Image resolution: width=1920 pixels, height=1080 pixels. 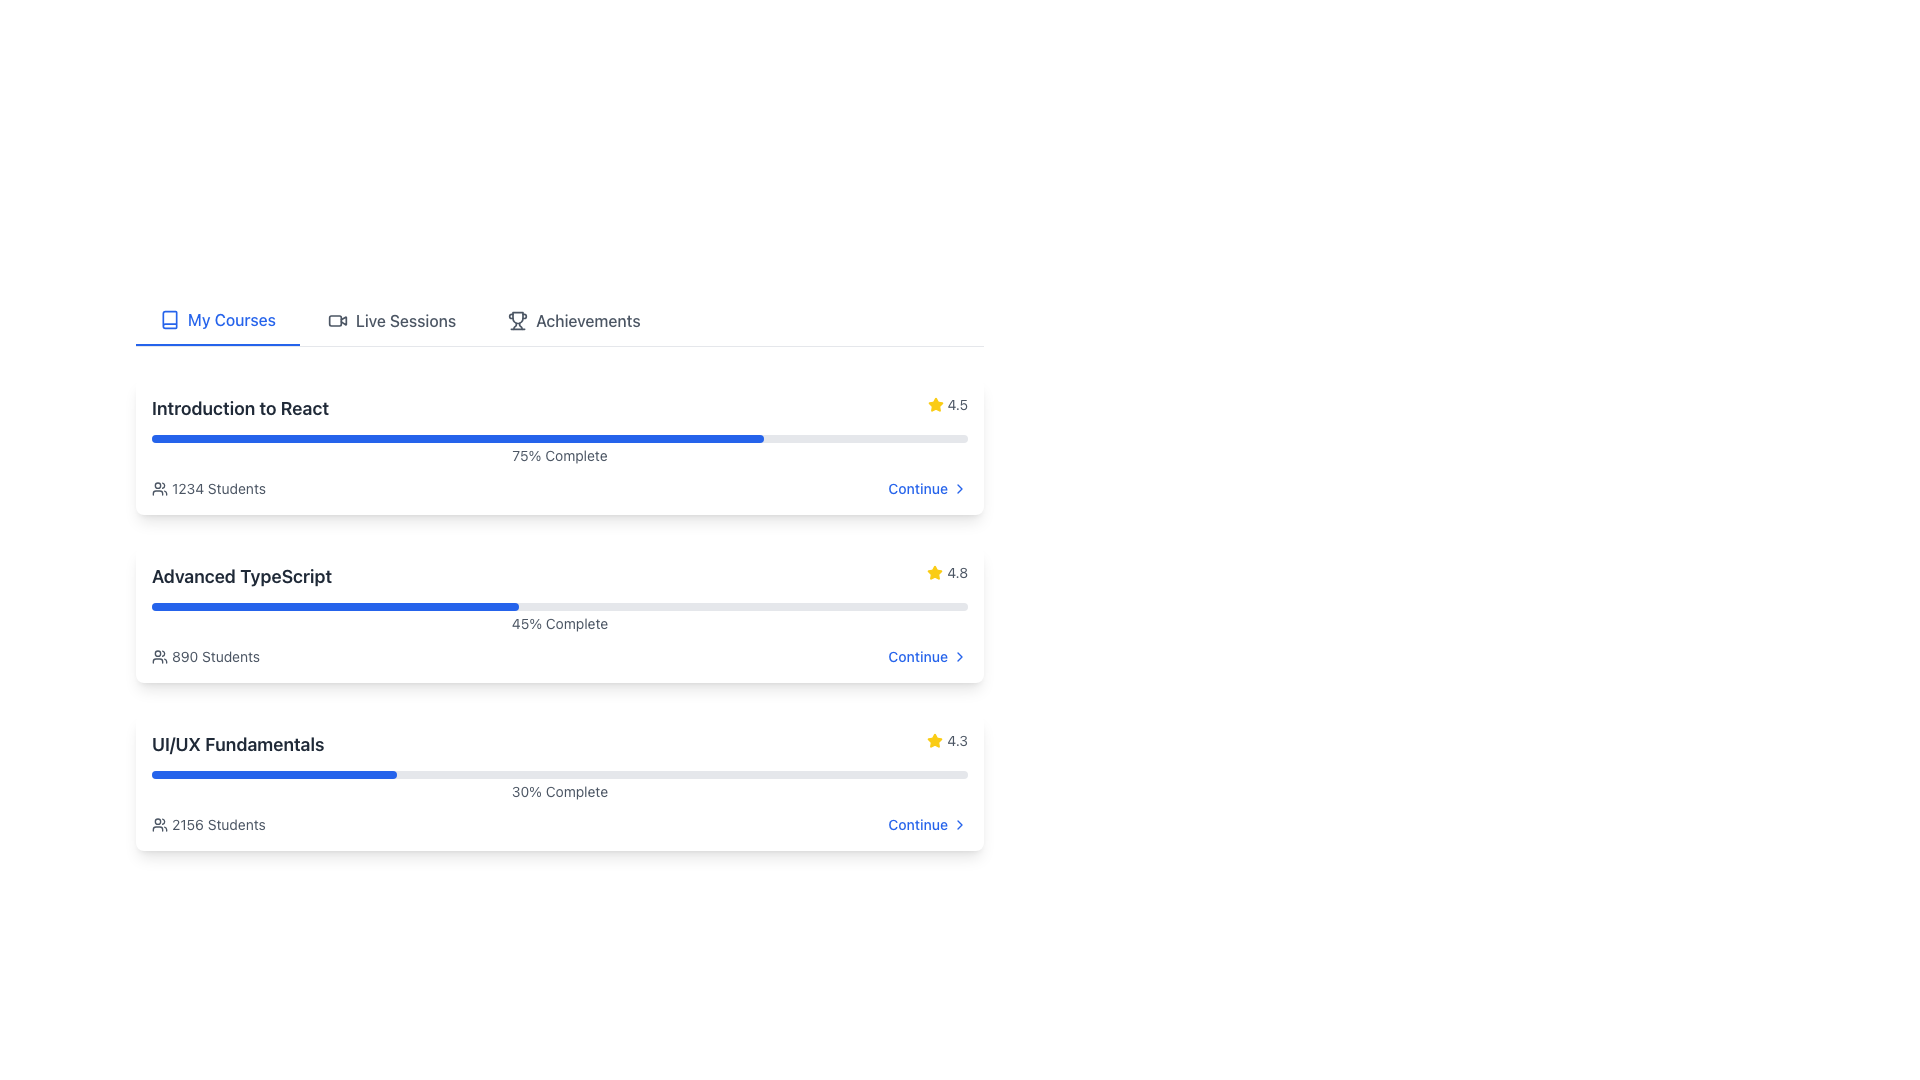 I want to click on the video-related feature icon located within the 'Live Sessions' navigational tab, positioned between 'My Courses' and 'Achievements', so click(x=337, y=319).